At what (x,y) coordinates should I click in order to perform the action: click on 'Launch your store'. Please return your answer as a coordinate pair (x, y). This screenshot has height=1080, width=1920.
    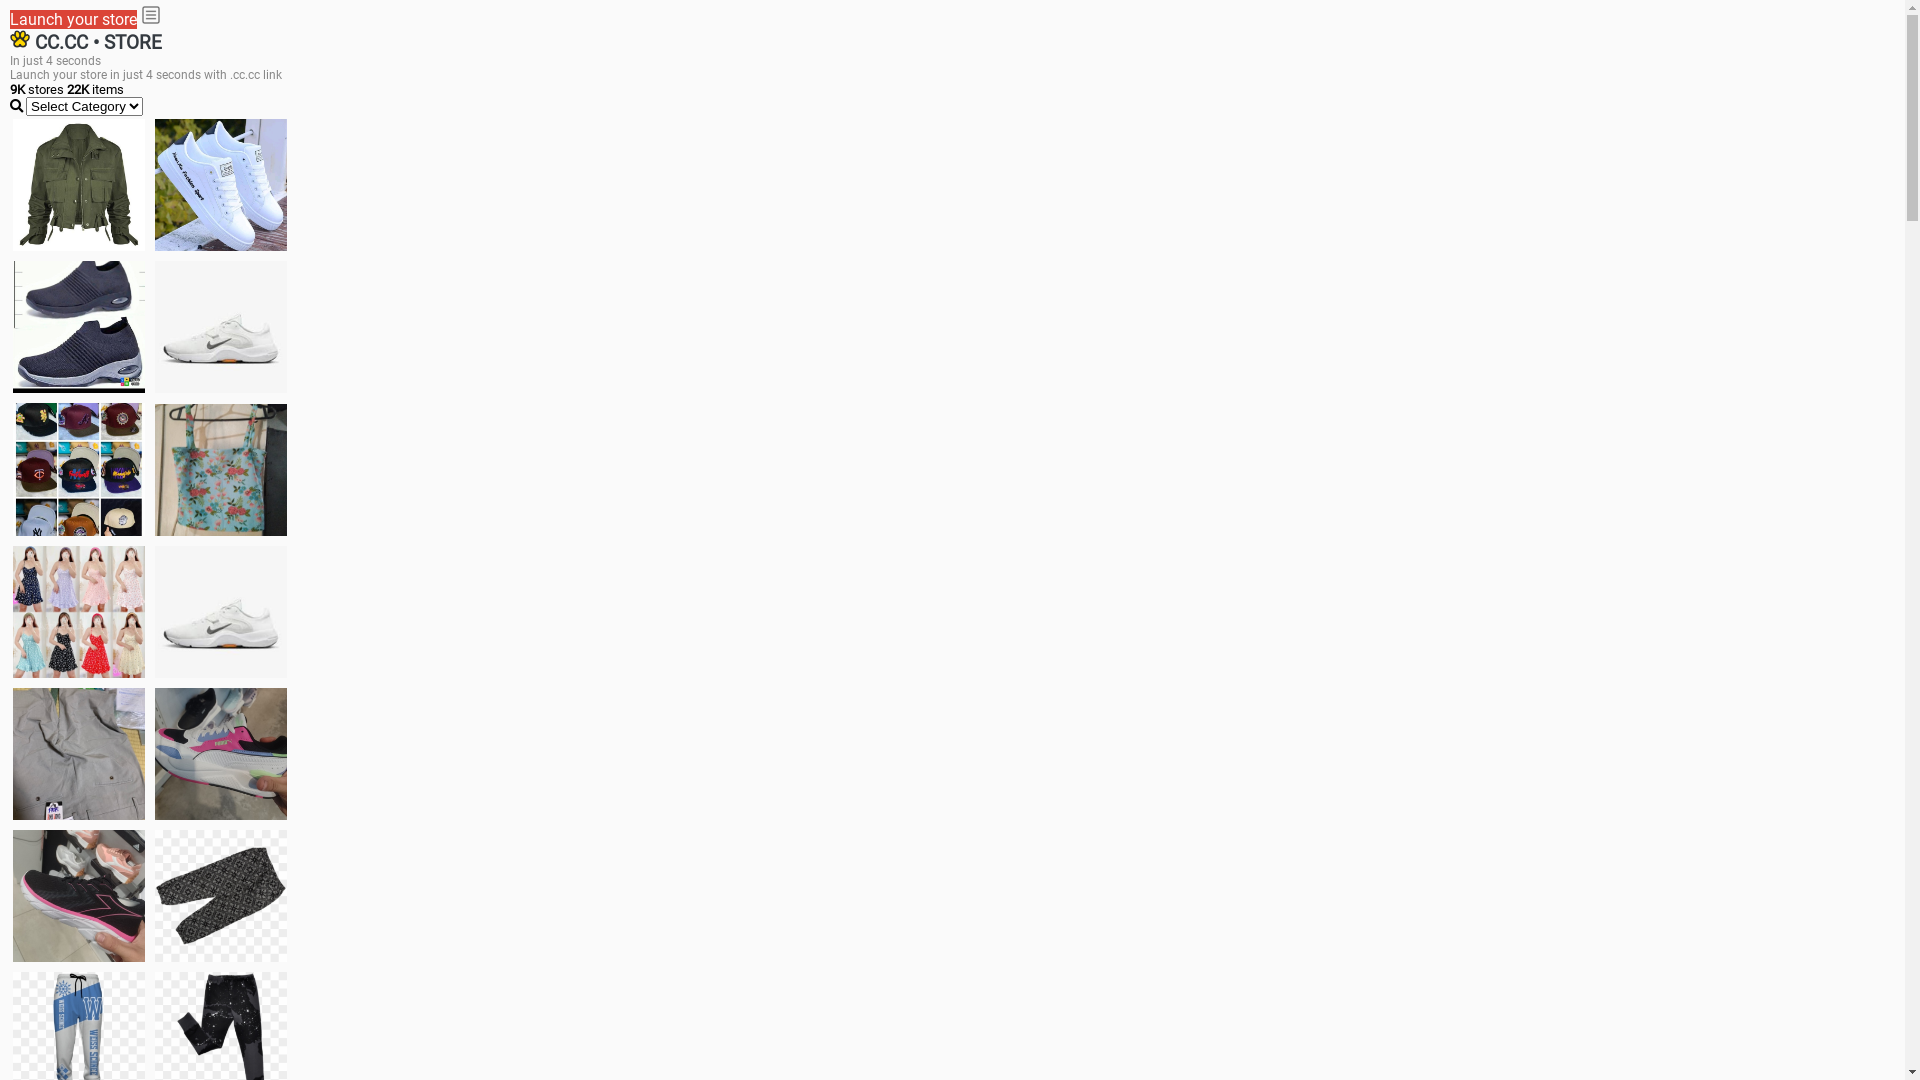
    Looking at the image, I should click on (73, 19).